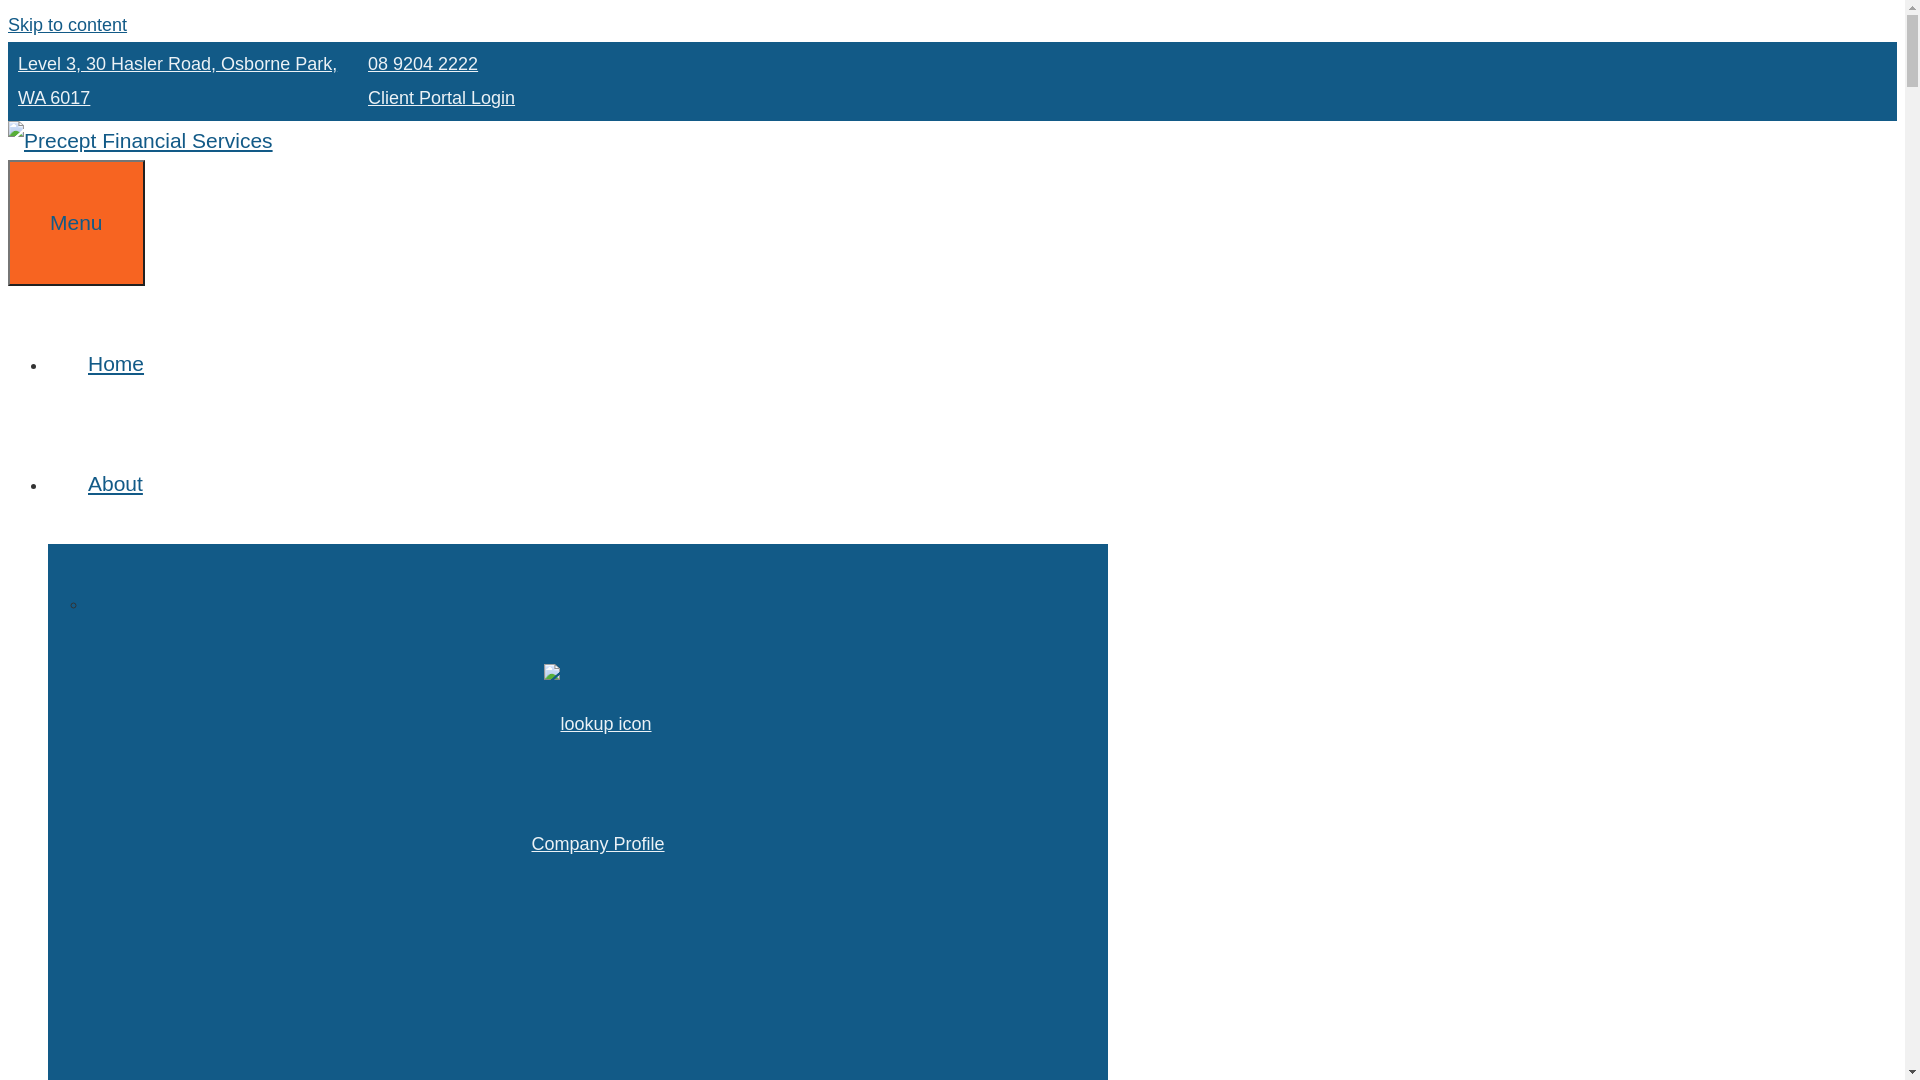 The image size is (1920, 1080). Describe the element at coordinates (177, 80) in the screenshot. I see `'Level 3, 30 Hasler Road, Osborne Park, WA 6017'` at that location.